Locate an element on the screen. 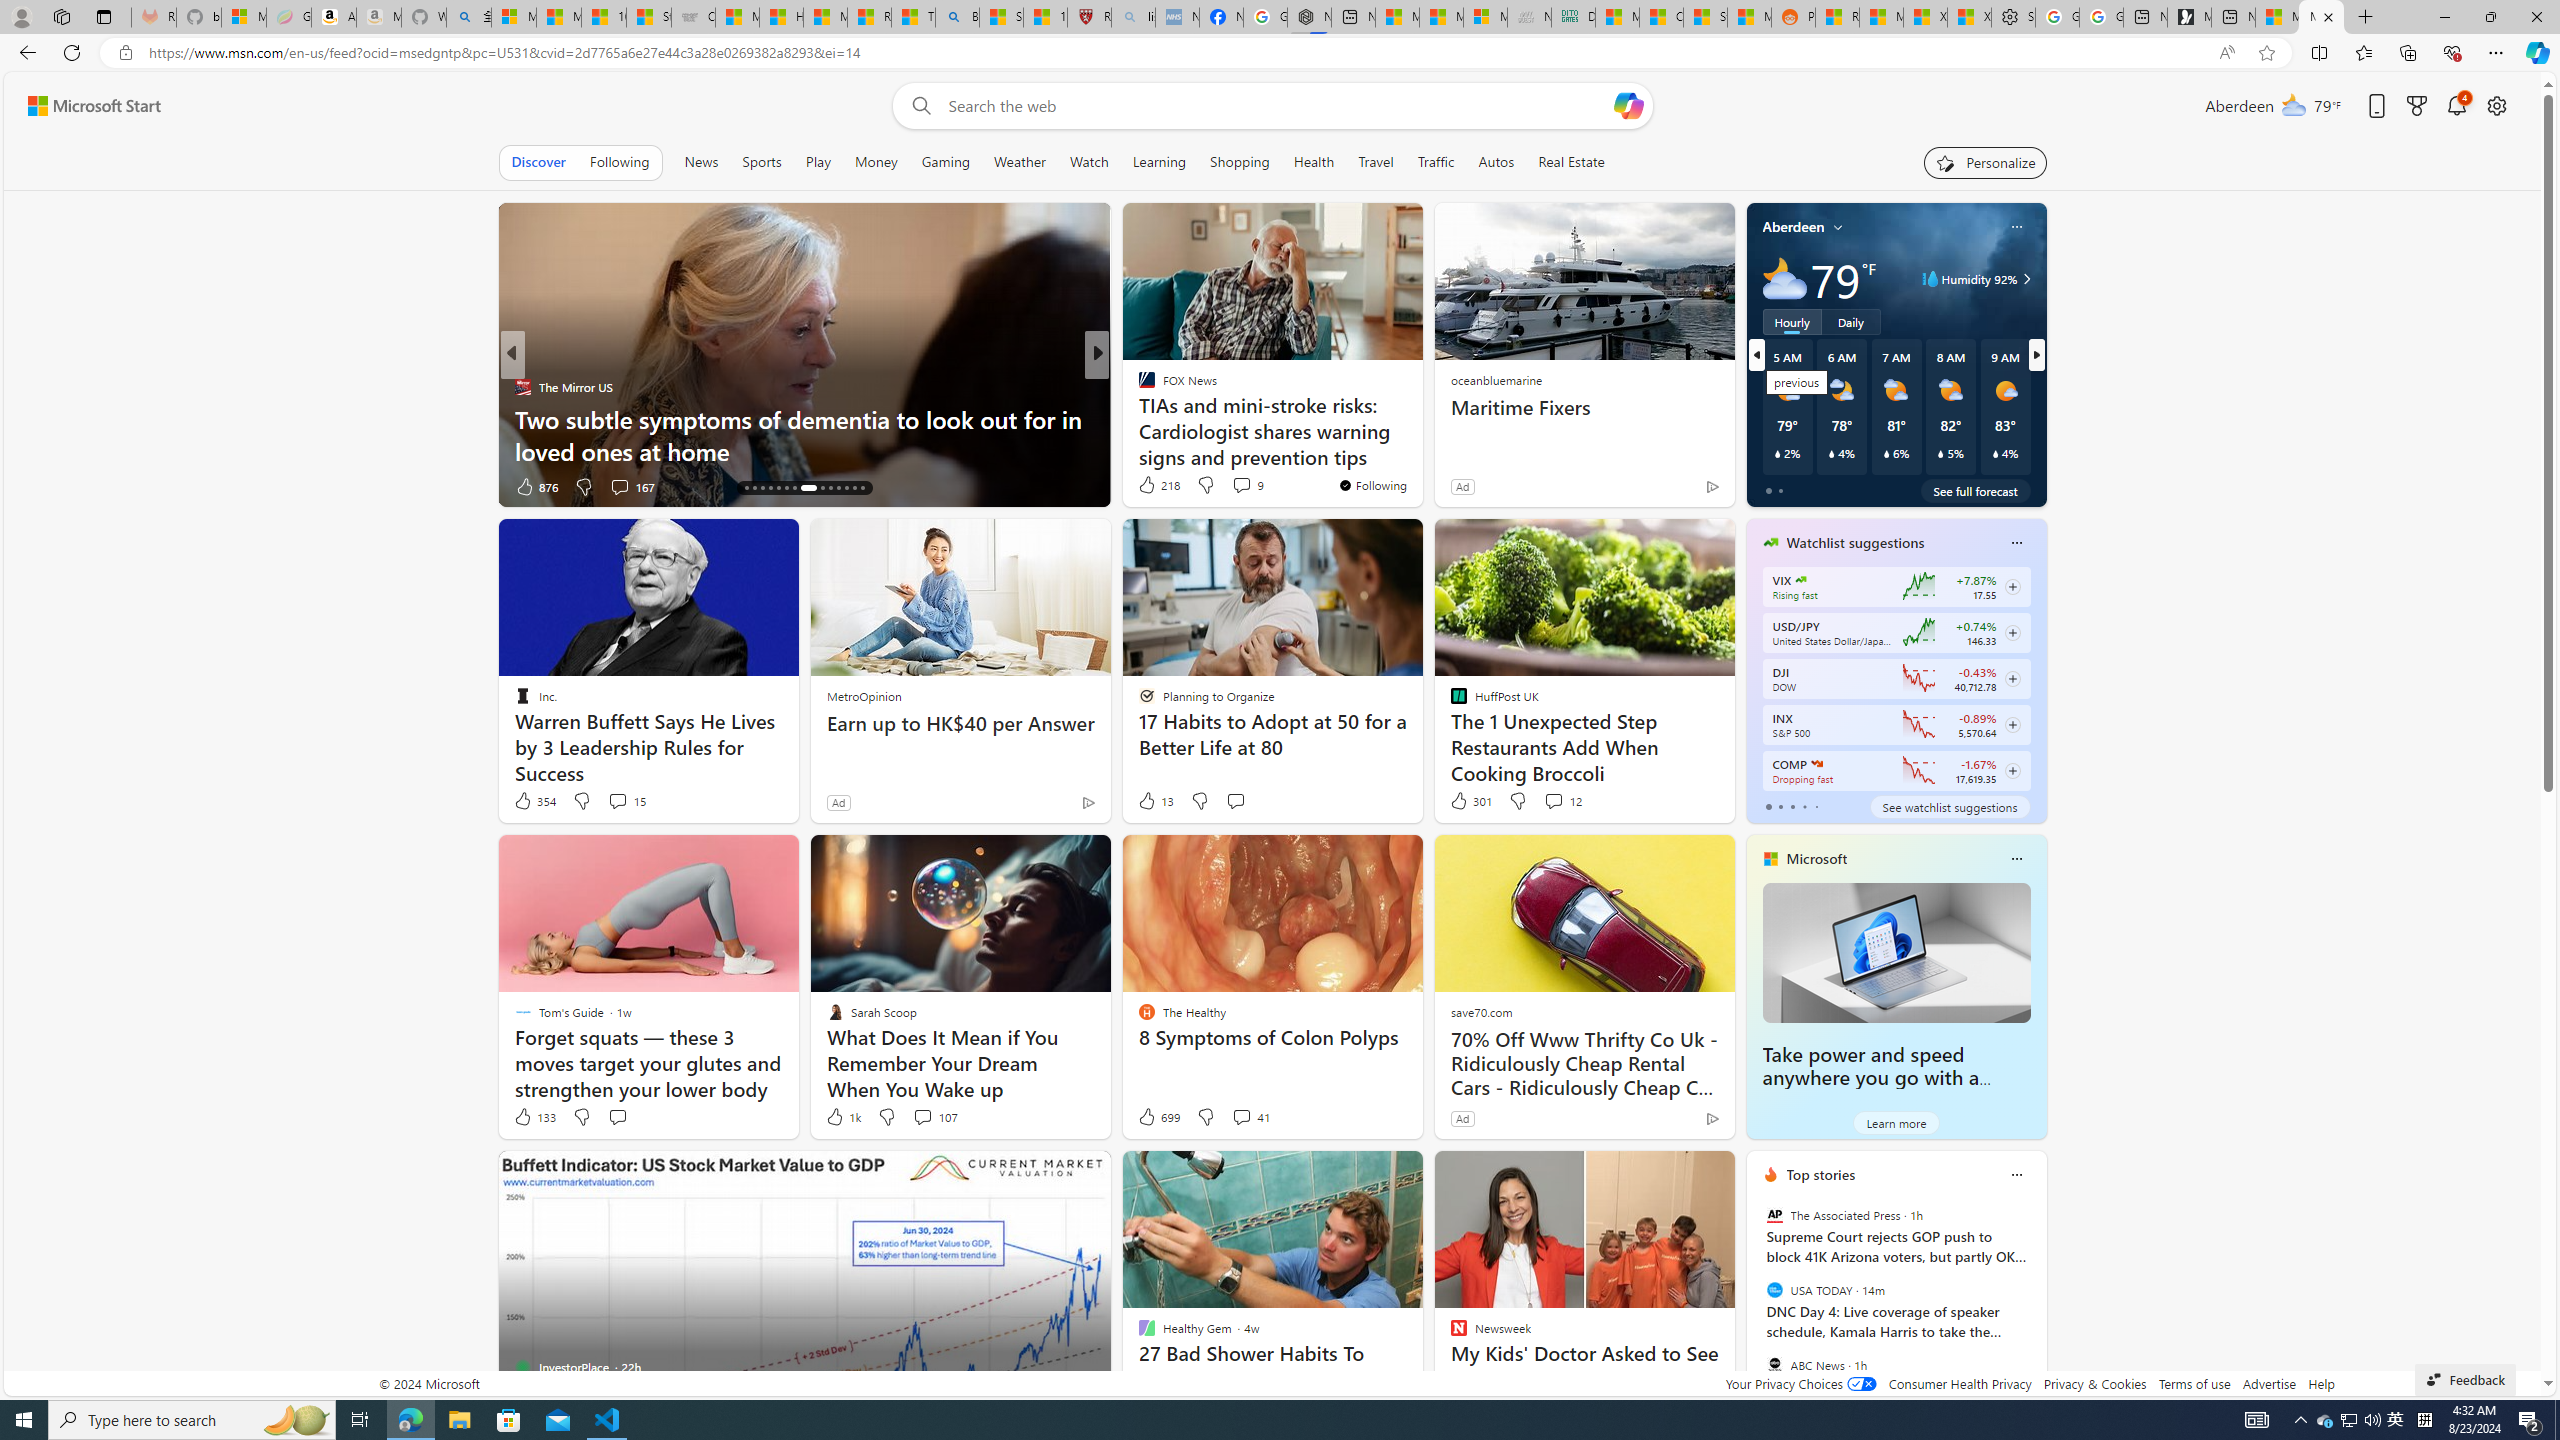  'View comments 41 Comment' is located at coordinates (1250, 1115).